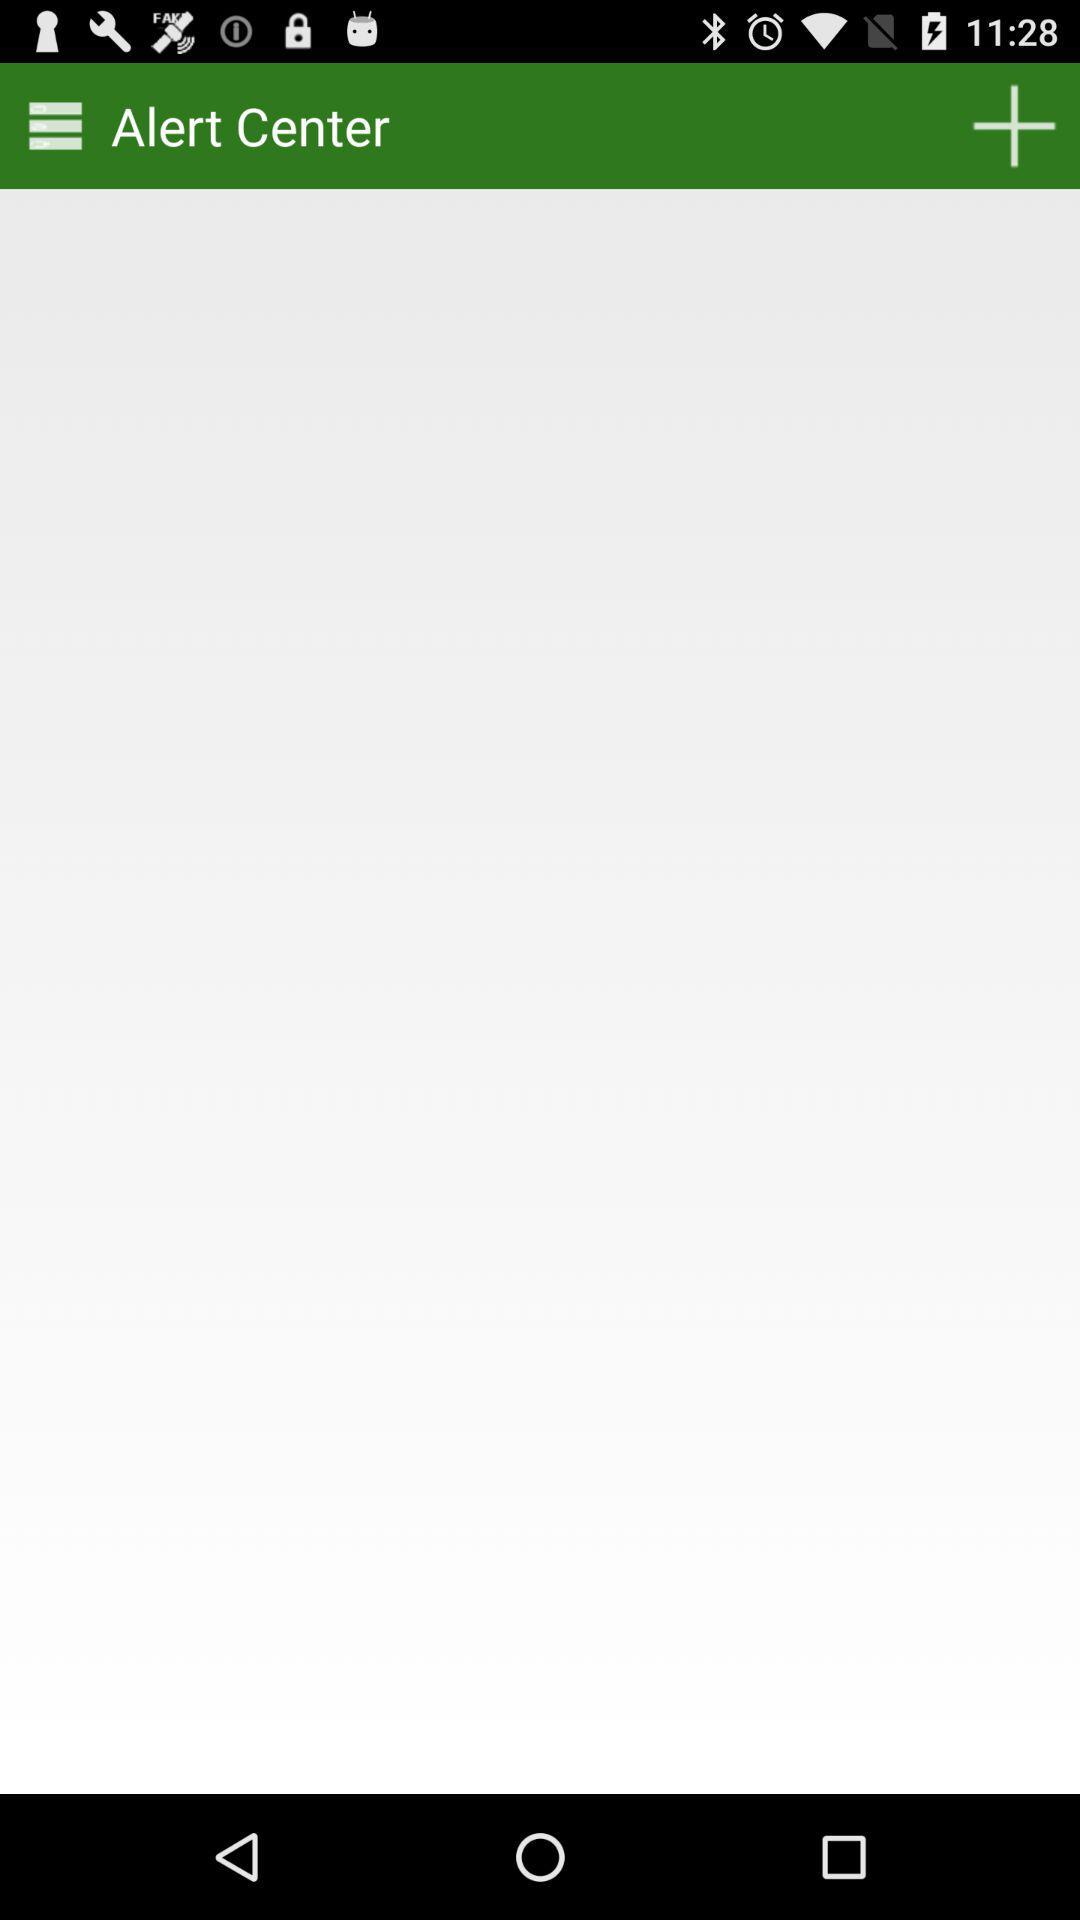  What do you see at coordinates (1014, 124) in the screenshot?
I see `the item next to alert center` at bounding box center [1014, 124].